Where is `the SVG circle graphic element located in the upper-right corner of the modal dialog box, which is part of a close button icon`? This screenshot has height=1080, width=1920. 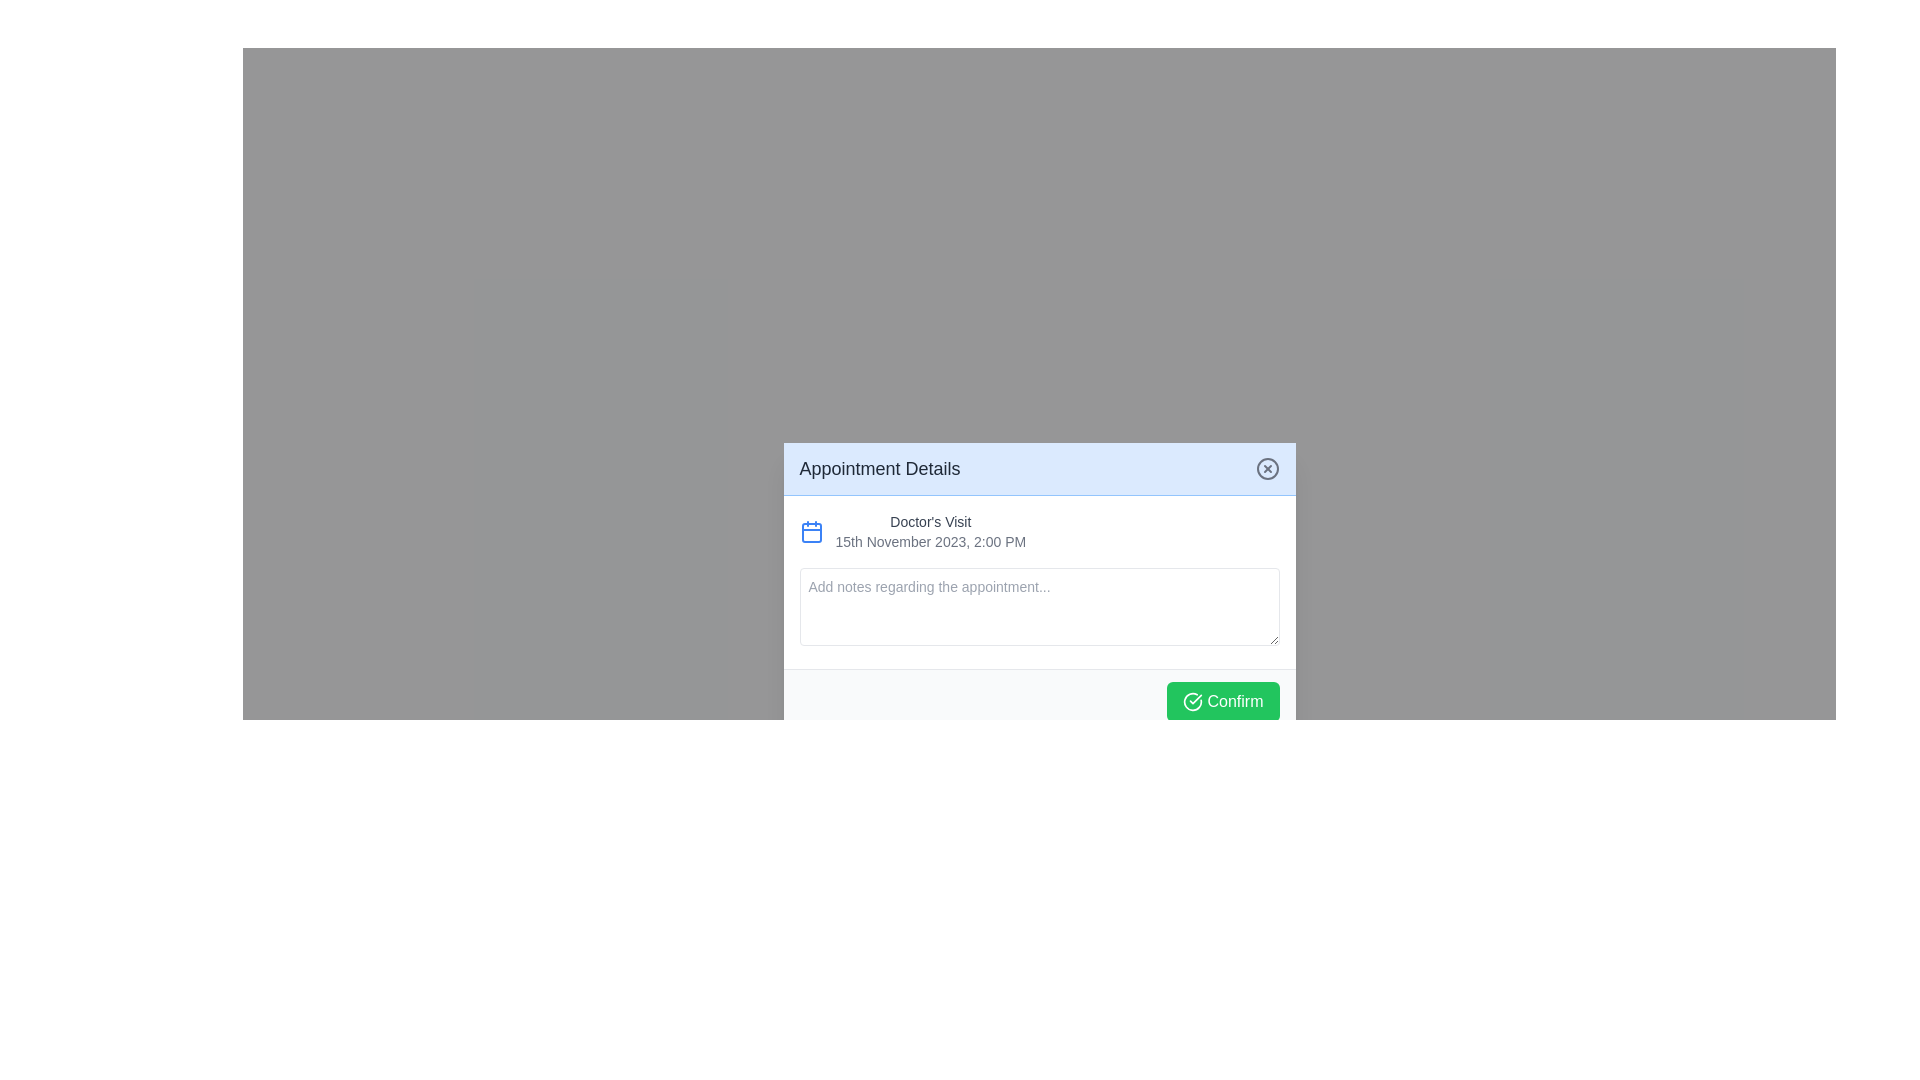 the SVG circle graphic element located in the upper-right corner of the modal dialog box, which is part of a close button icon is located at coordinates (1266, 468).